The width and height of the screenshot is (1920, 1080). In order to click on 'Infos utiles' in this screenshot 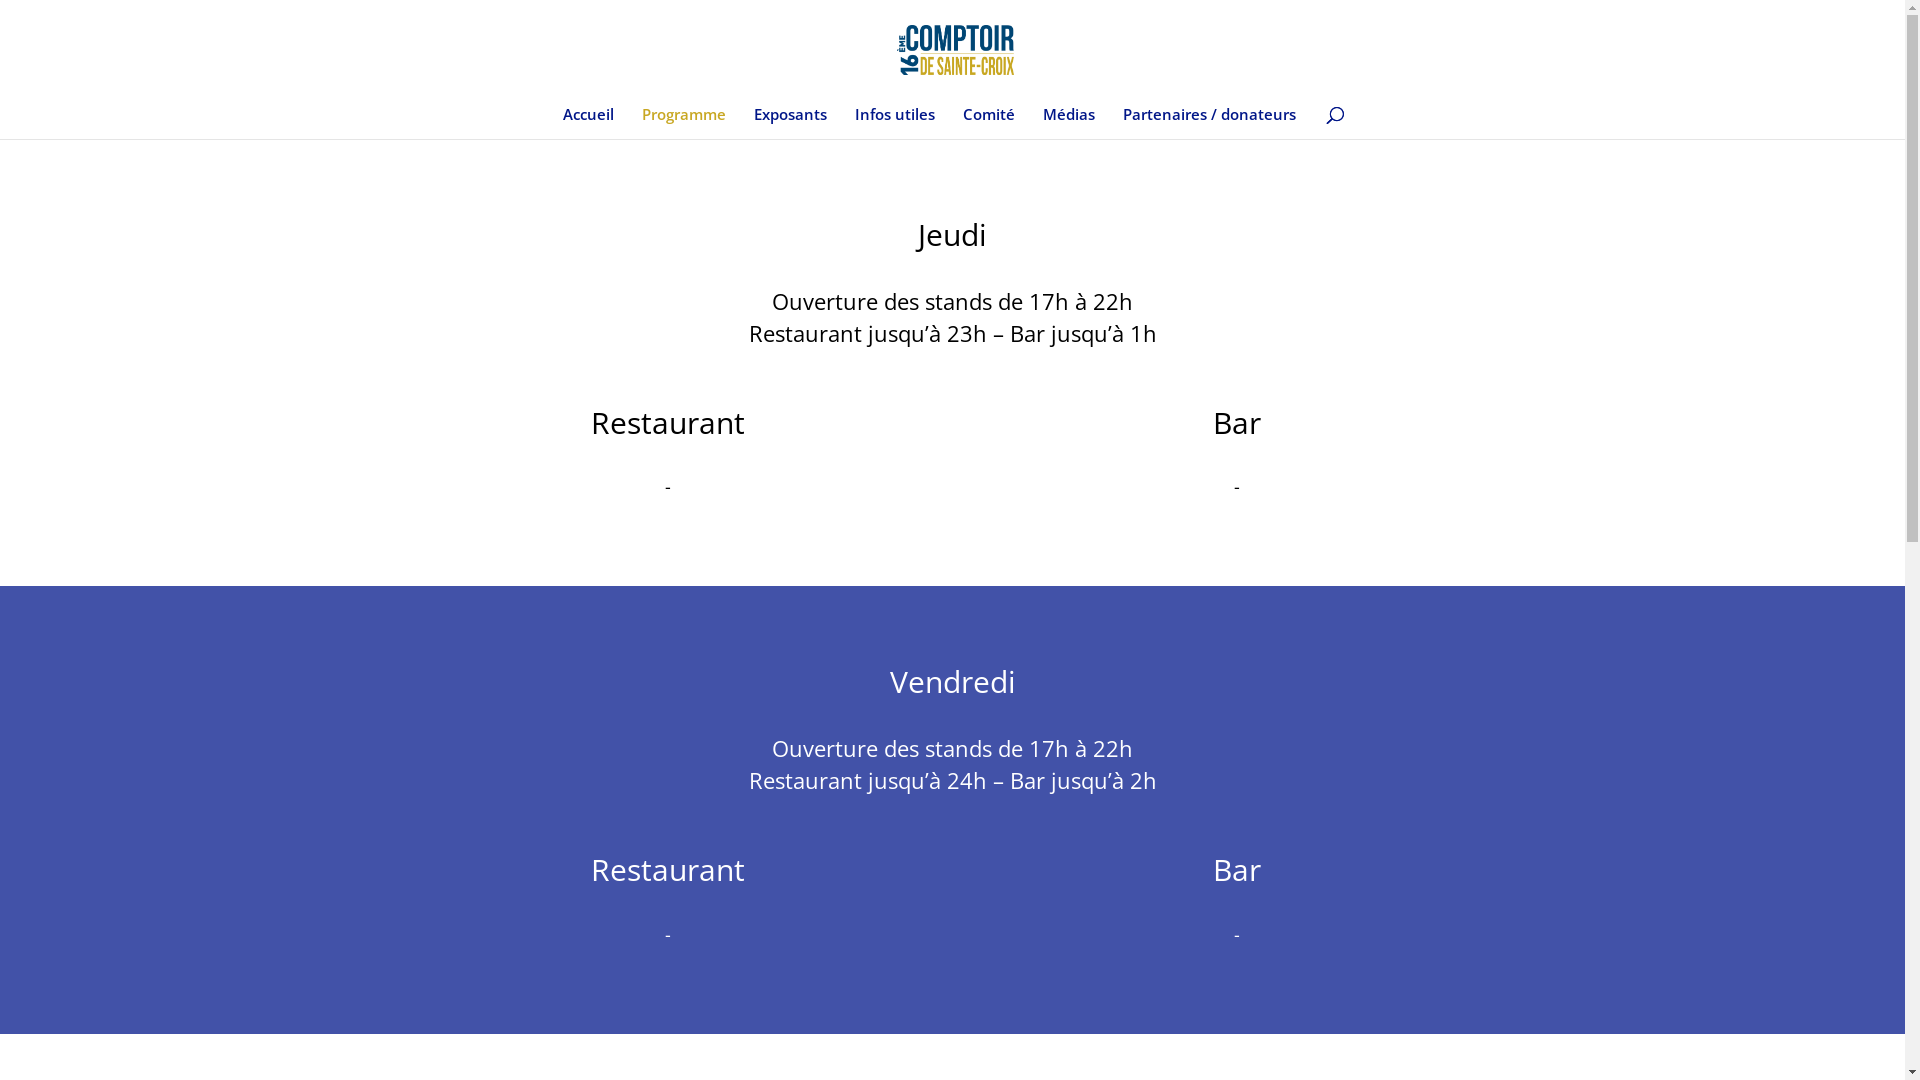, I will do `click(893, 123)`.